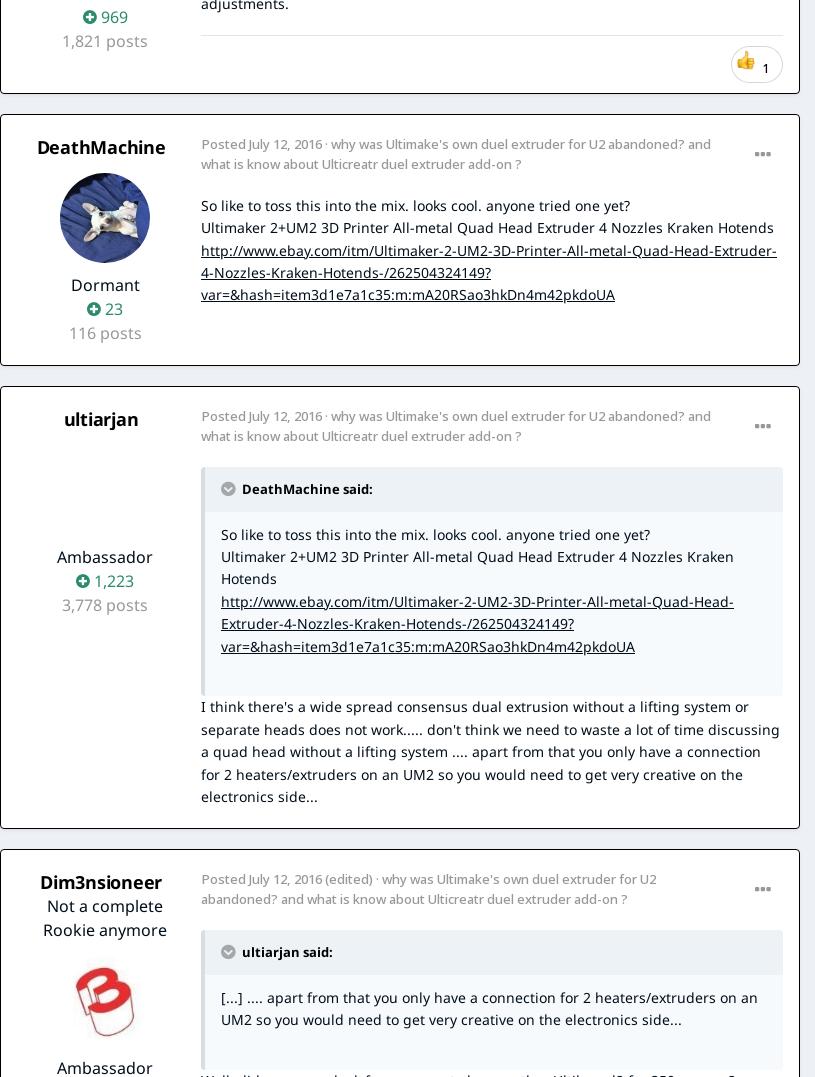 This screenshot has height=1077, width=815. What do you see at coordinates (284, 950) in the screenshot?
I see `'ultiarjan said:'` at bounding box center [284, 950].